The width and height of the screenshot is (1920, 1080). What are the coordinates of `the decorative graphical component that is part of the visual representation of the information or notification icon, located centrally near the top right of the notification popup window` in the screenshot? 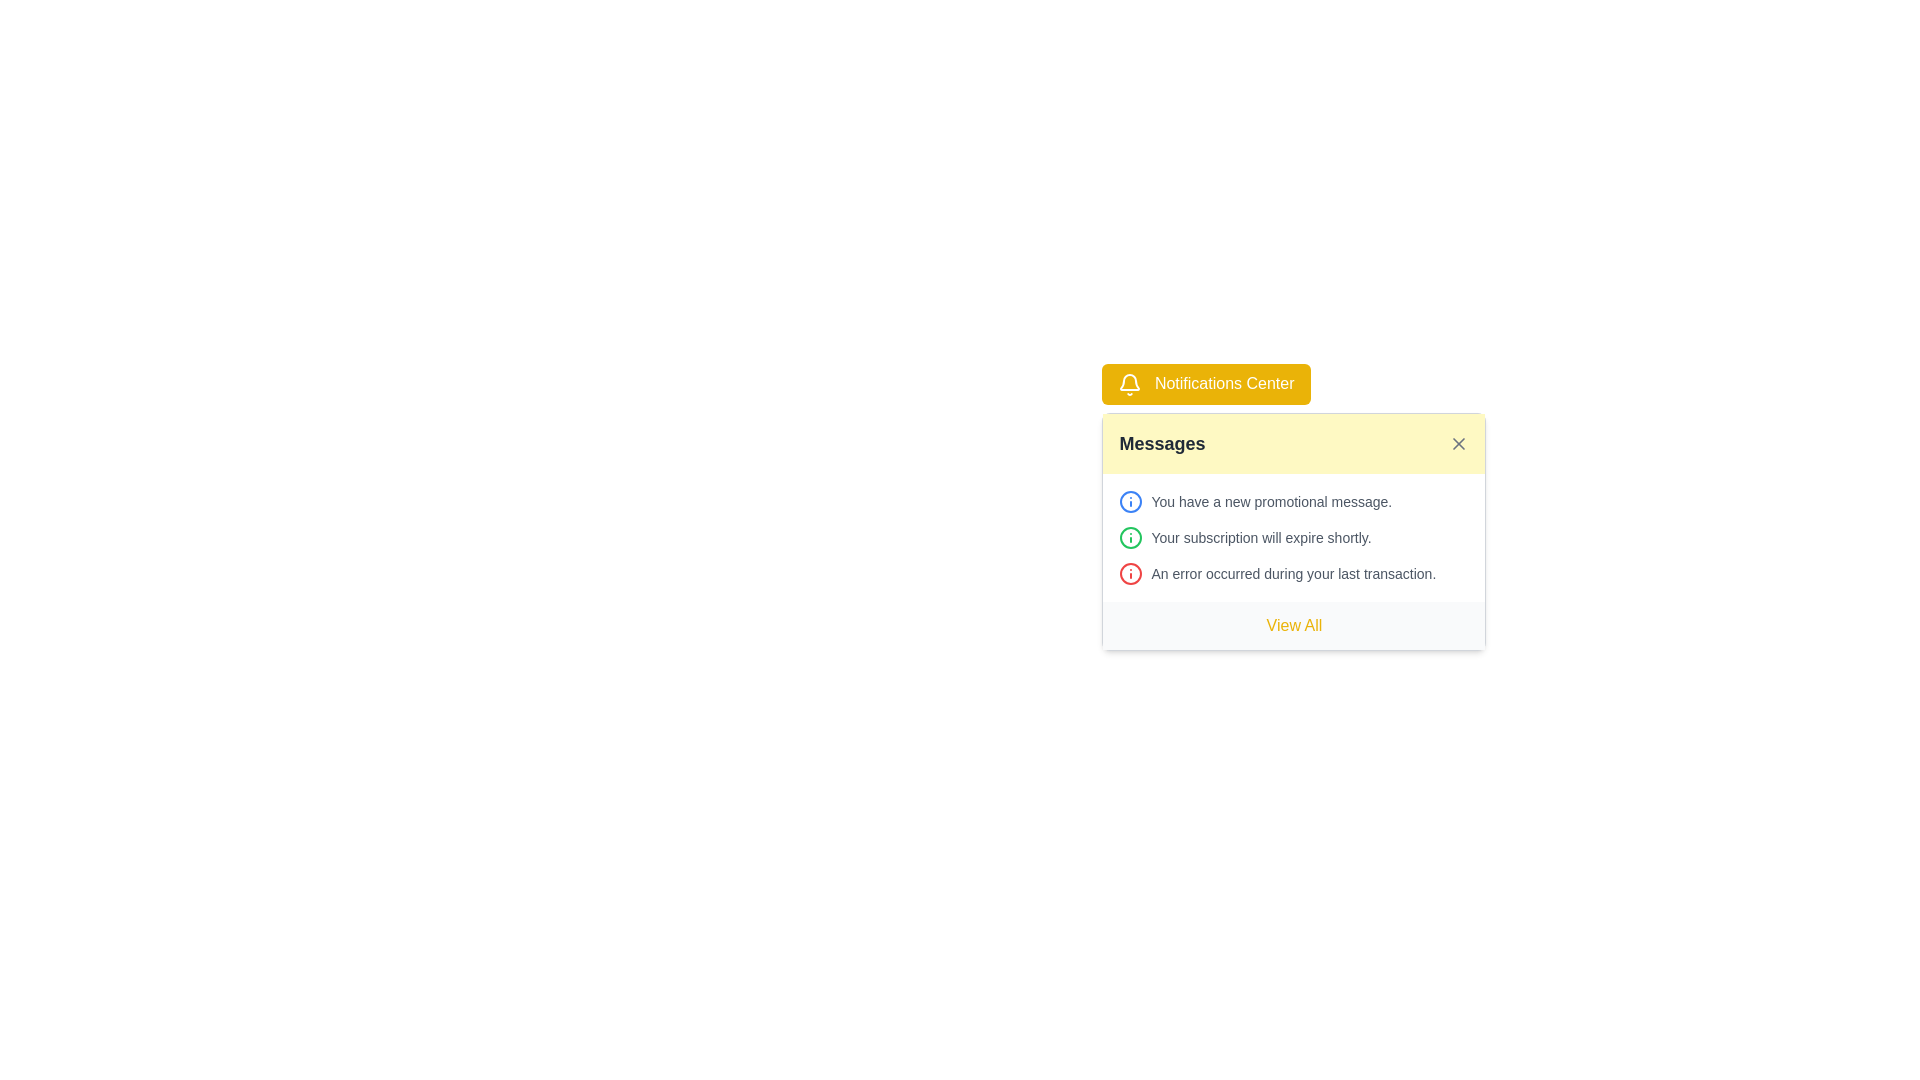 It's located at (1131, 500).